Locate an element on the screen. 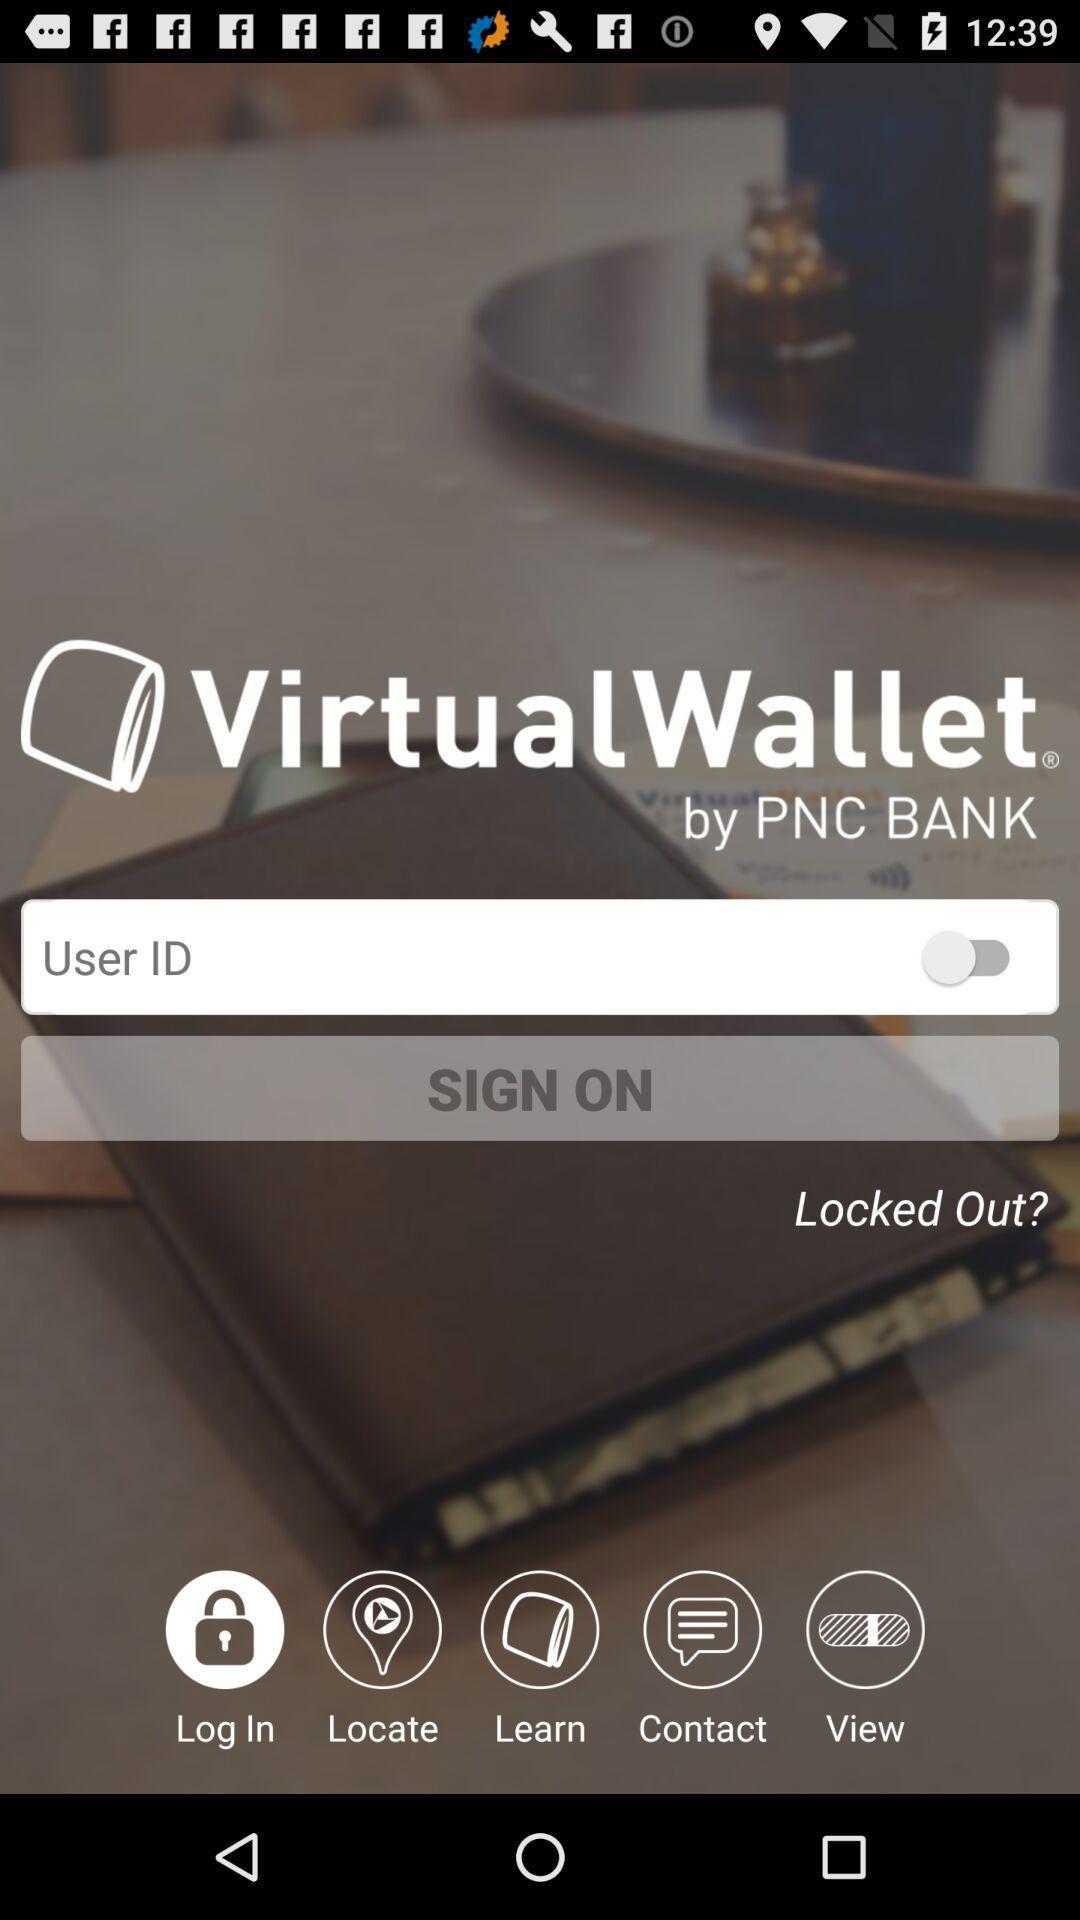 The image size is (1080, 1920). user id is located at coordinates (974, 955).